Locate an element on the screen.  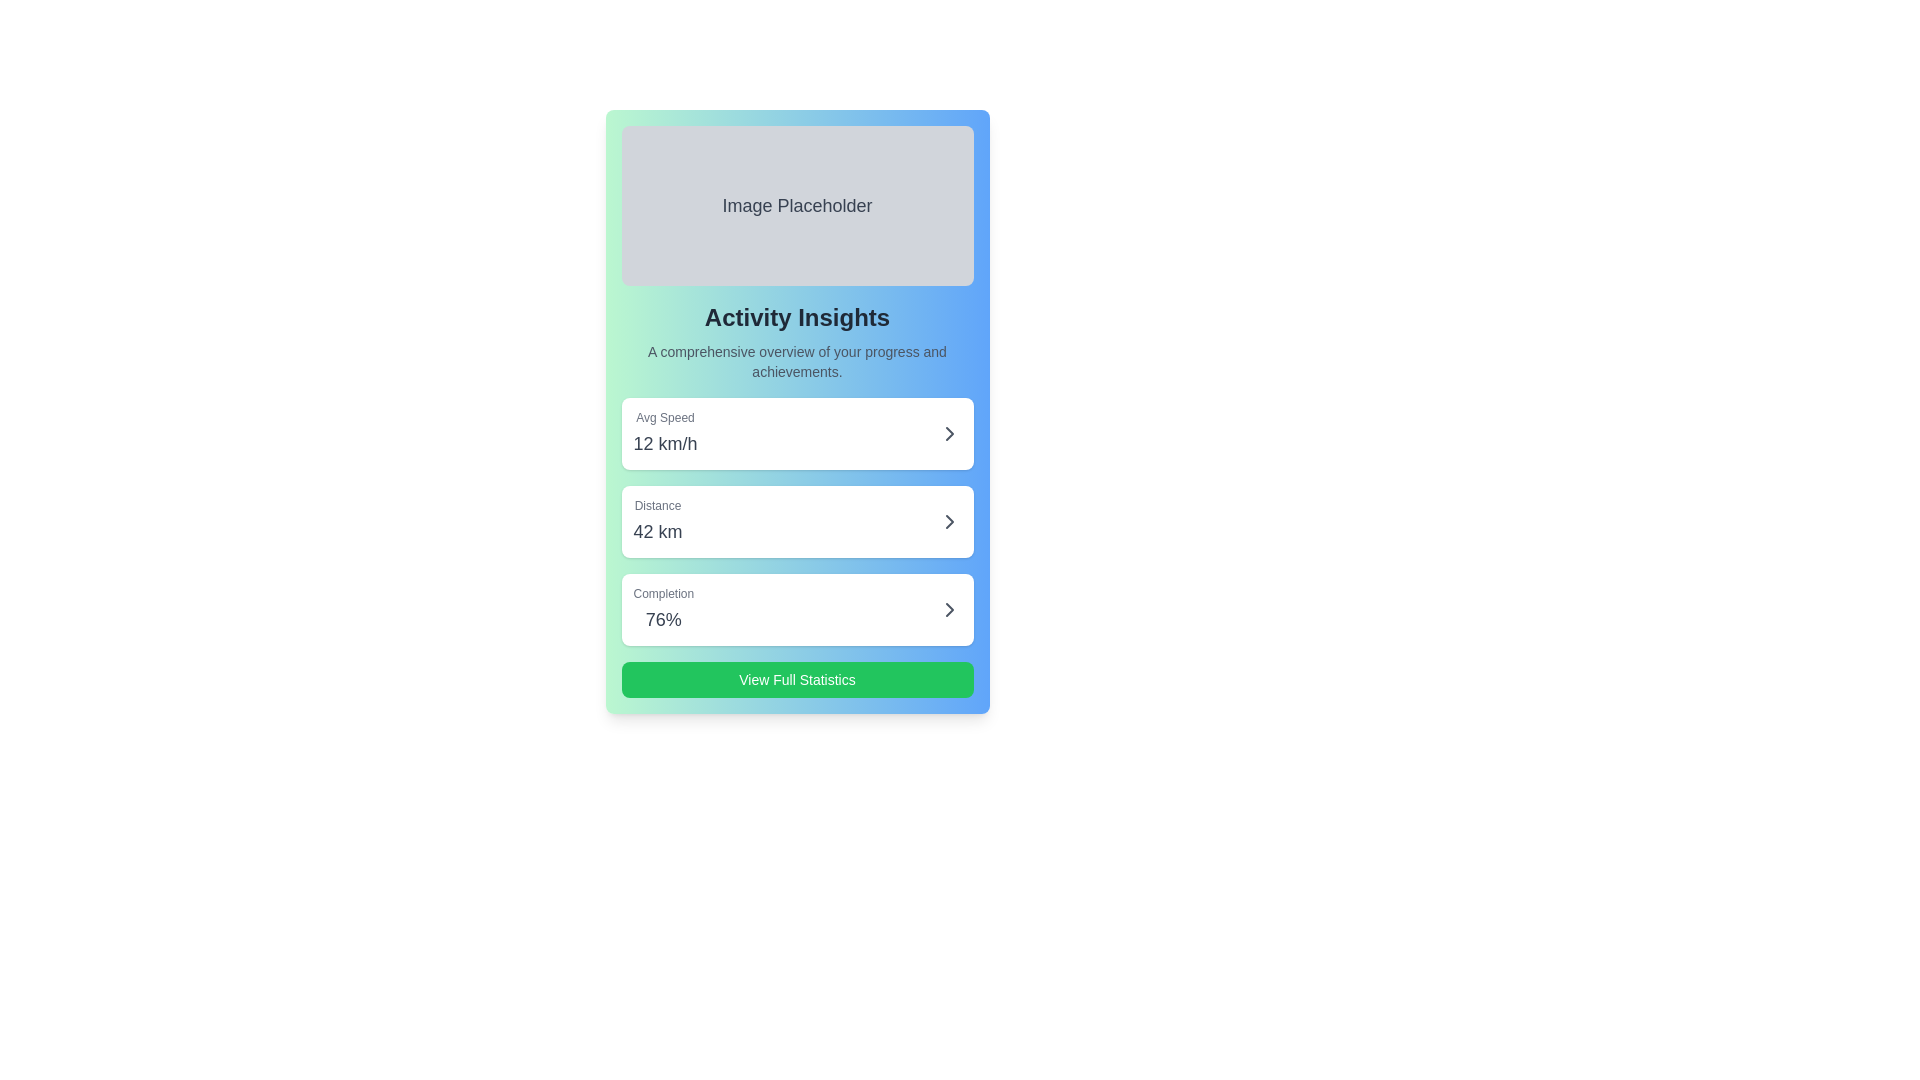
the second rectangular item under 'Activity Insights' which displays the distance metric of 42 km is located at coordinates (796, 520).